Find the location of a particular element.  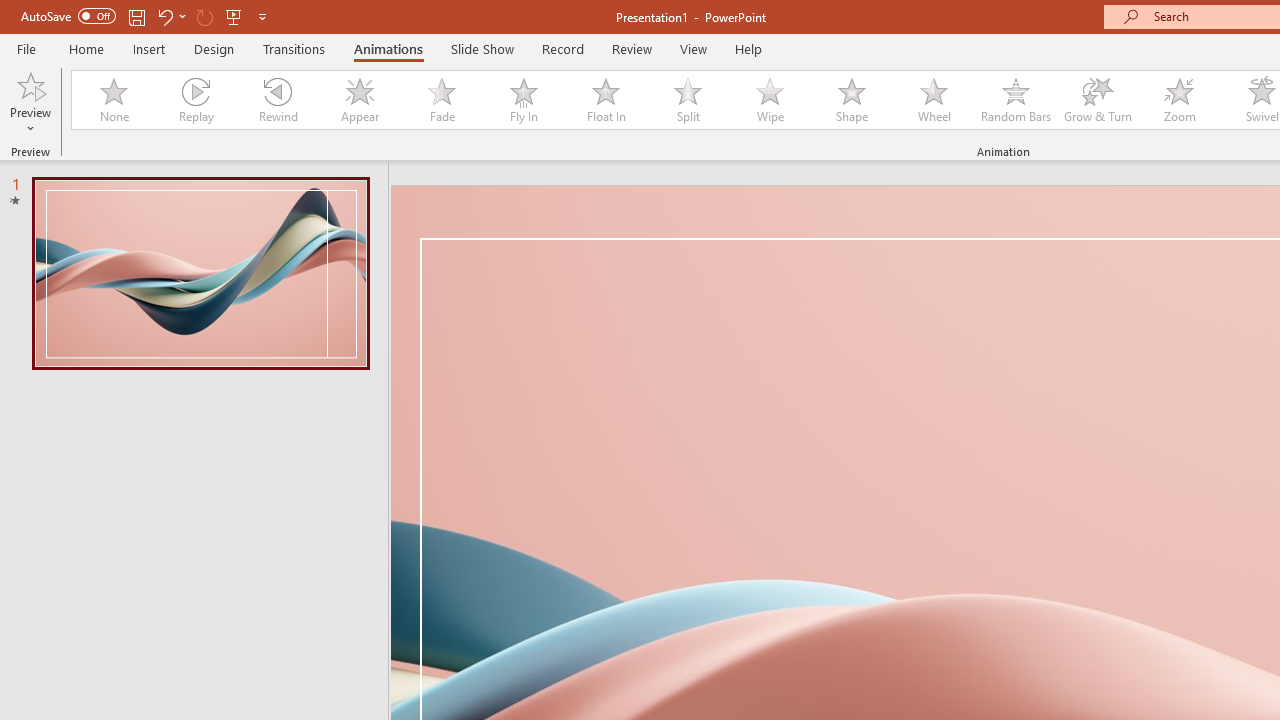

'Grow & Turn' is located at coordinates (1097, 100).